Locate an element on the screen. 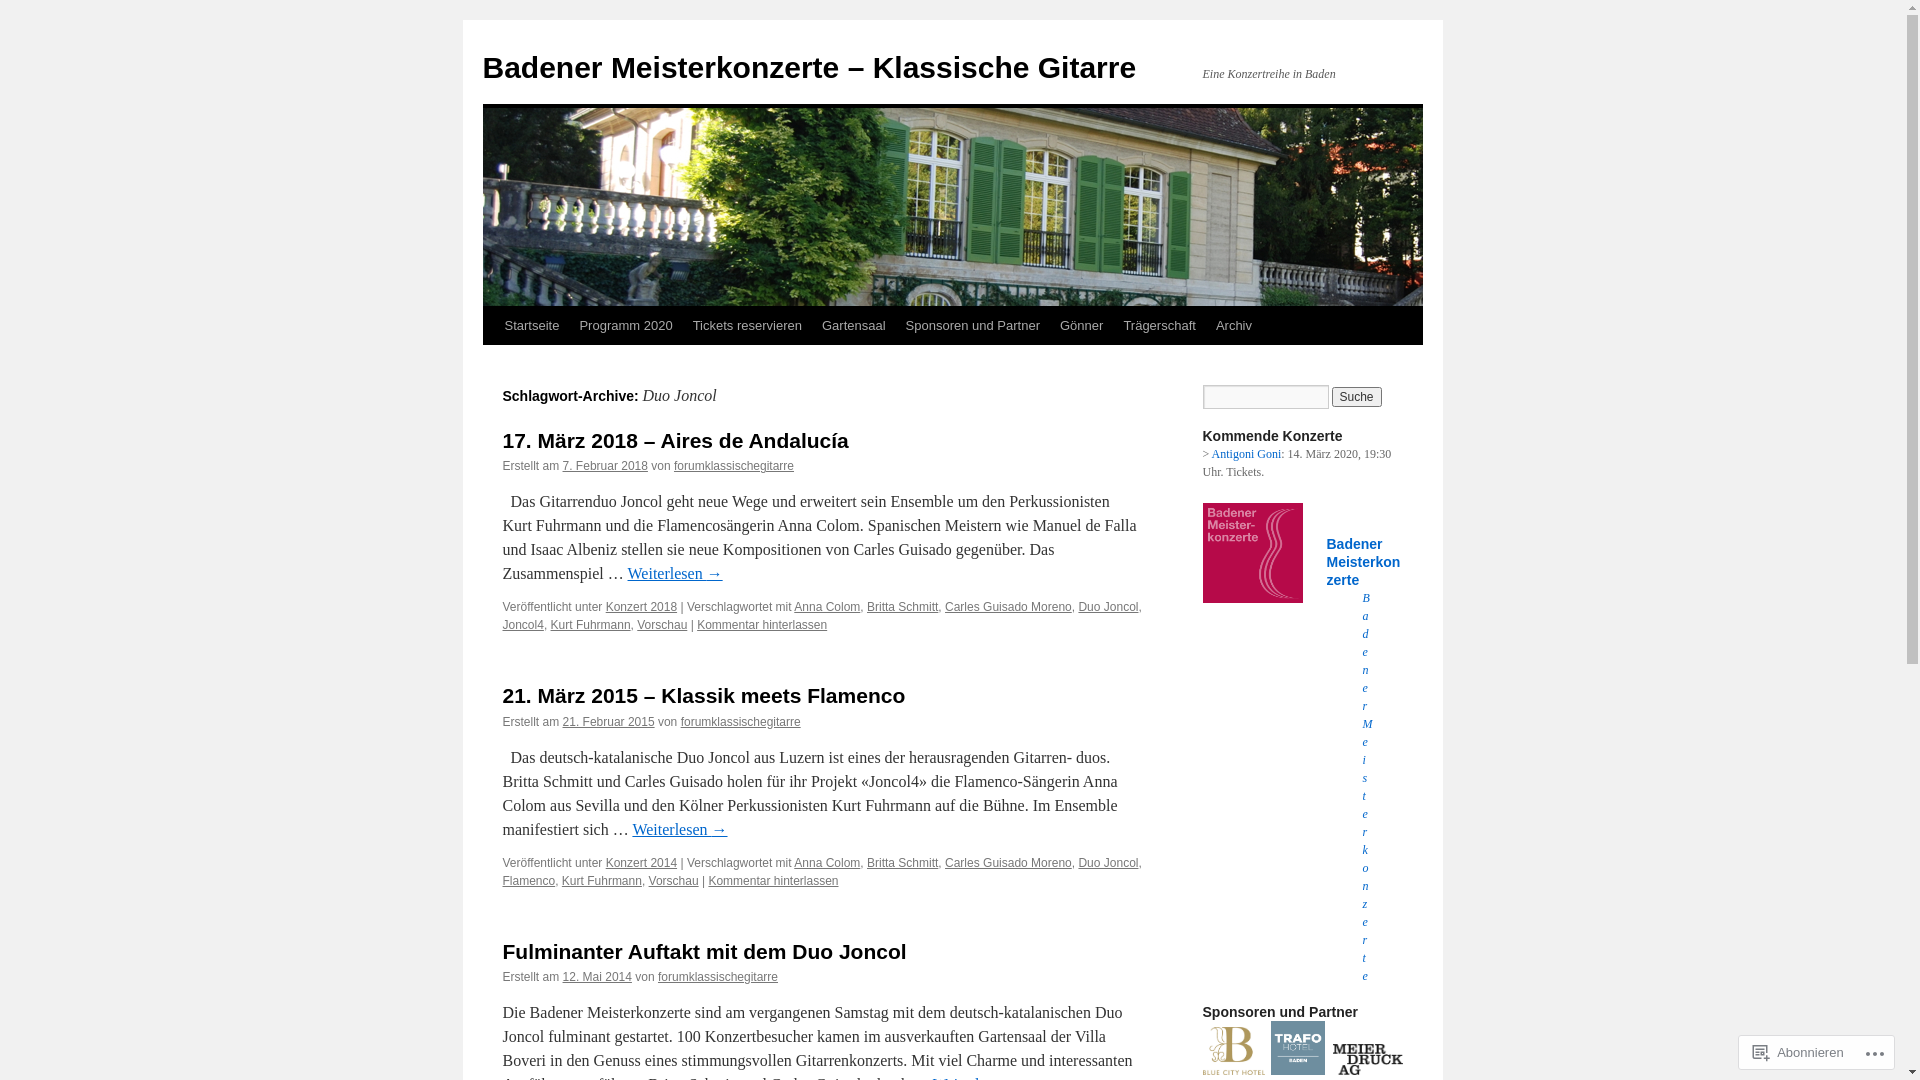  'Konzert 2014' is located at coordinates (641, 862).